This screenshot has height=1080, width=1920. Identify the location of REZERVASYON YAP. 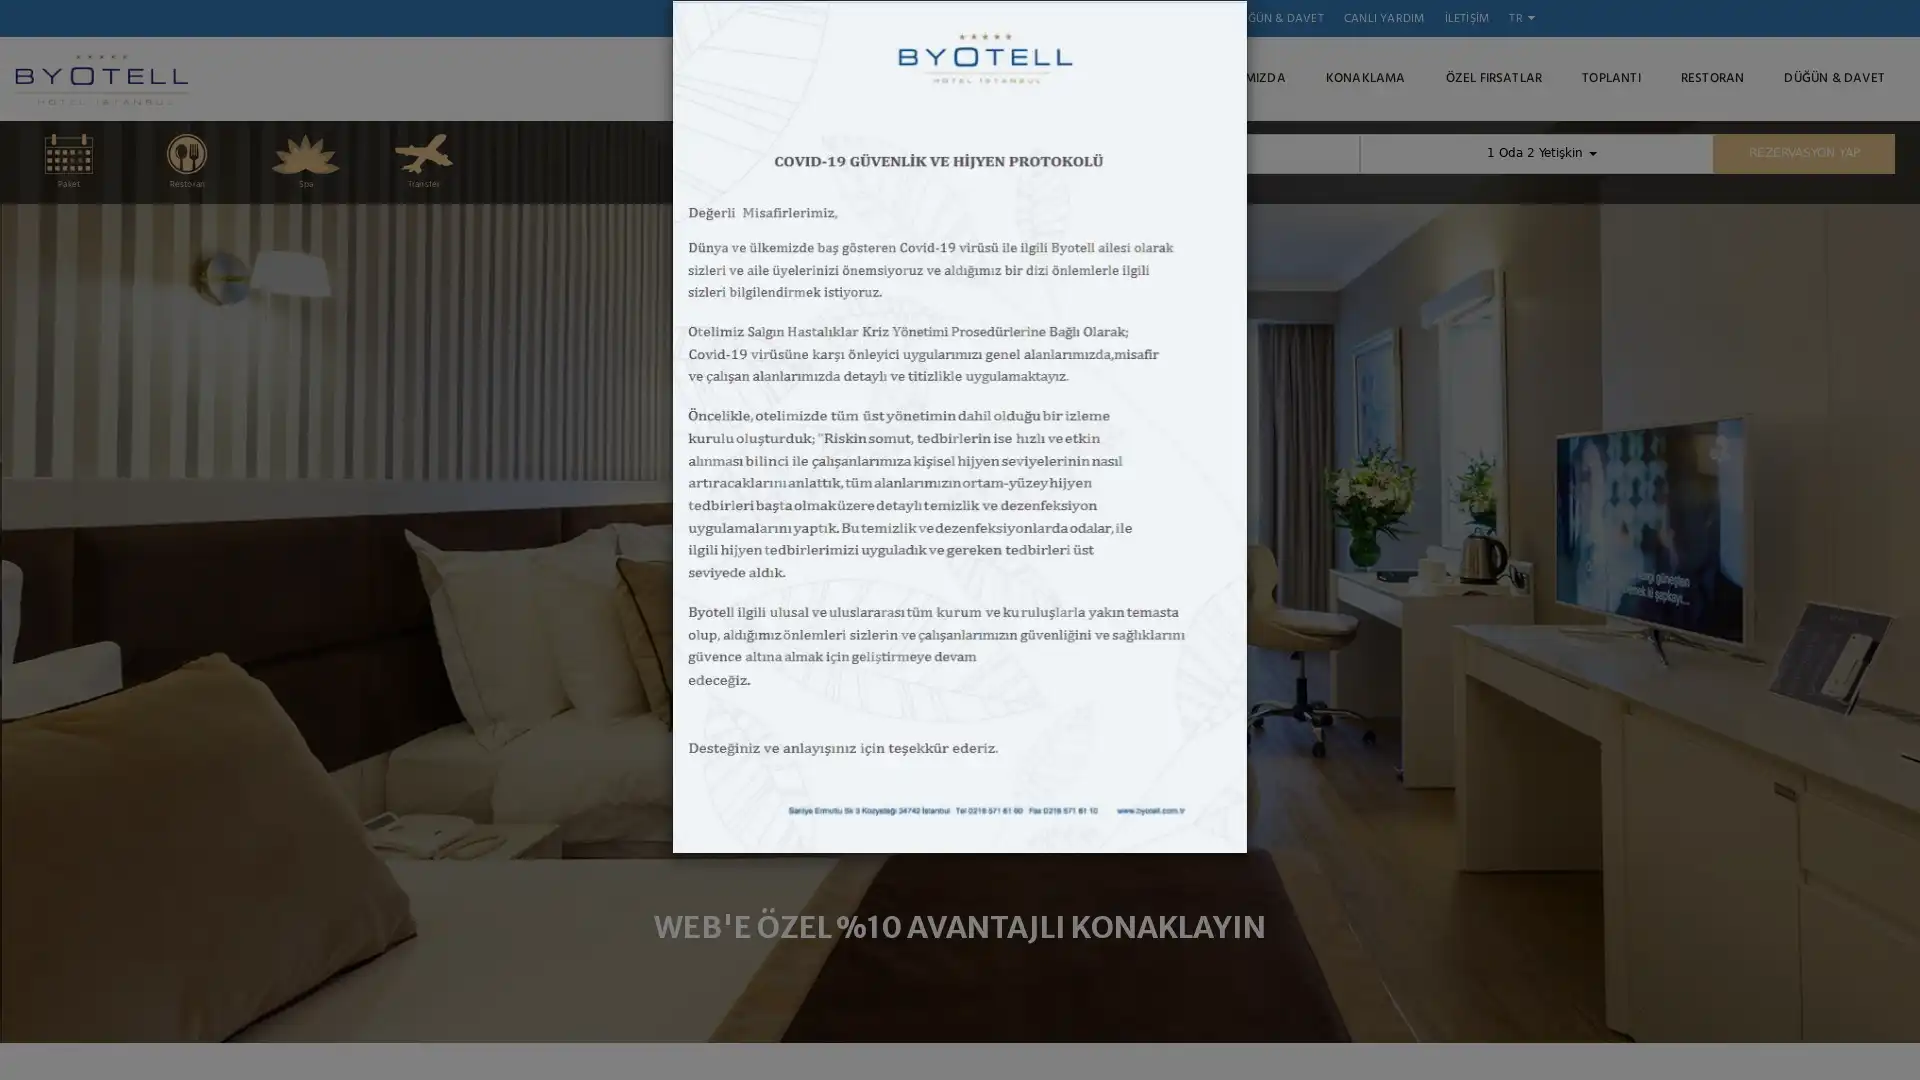
(1803, 153).